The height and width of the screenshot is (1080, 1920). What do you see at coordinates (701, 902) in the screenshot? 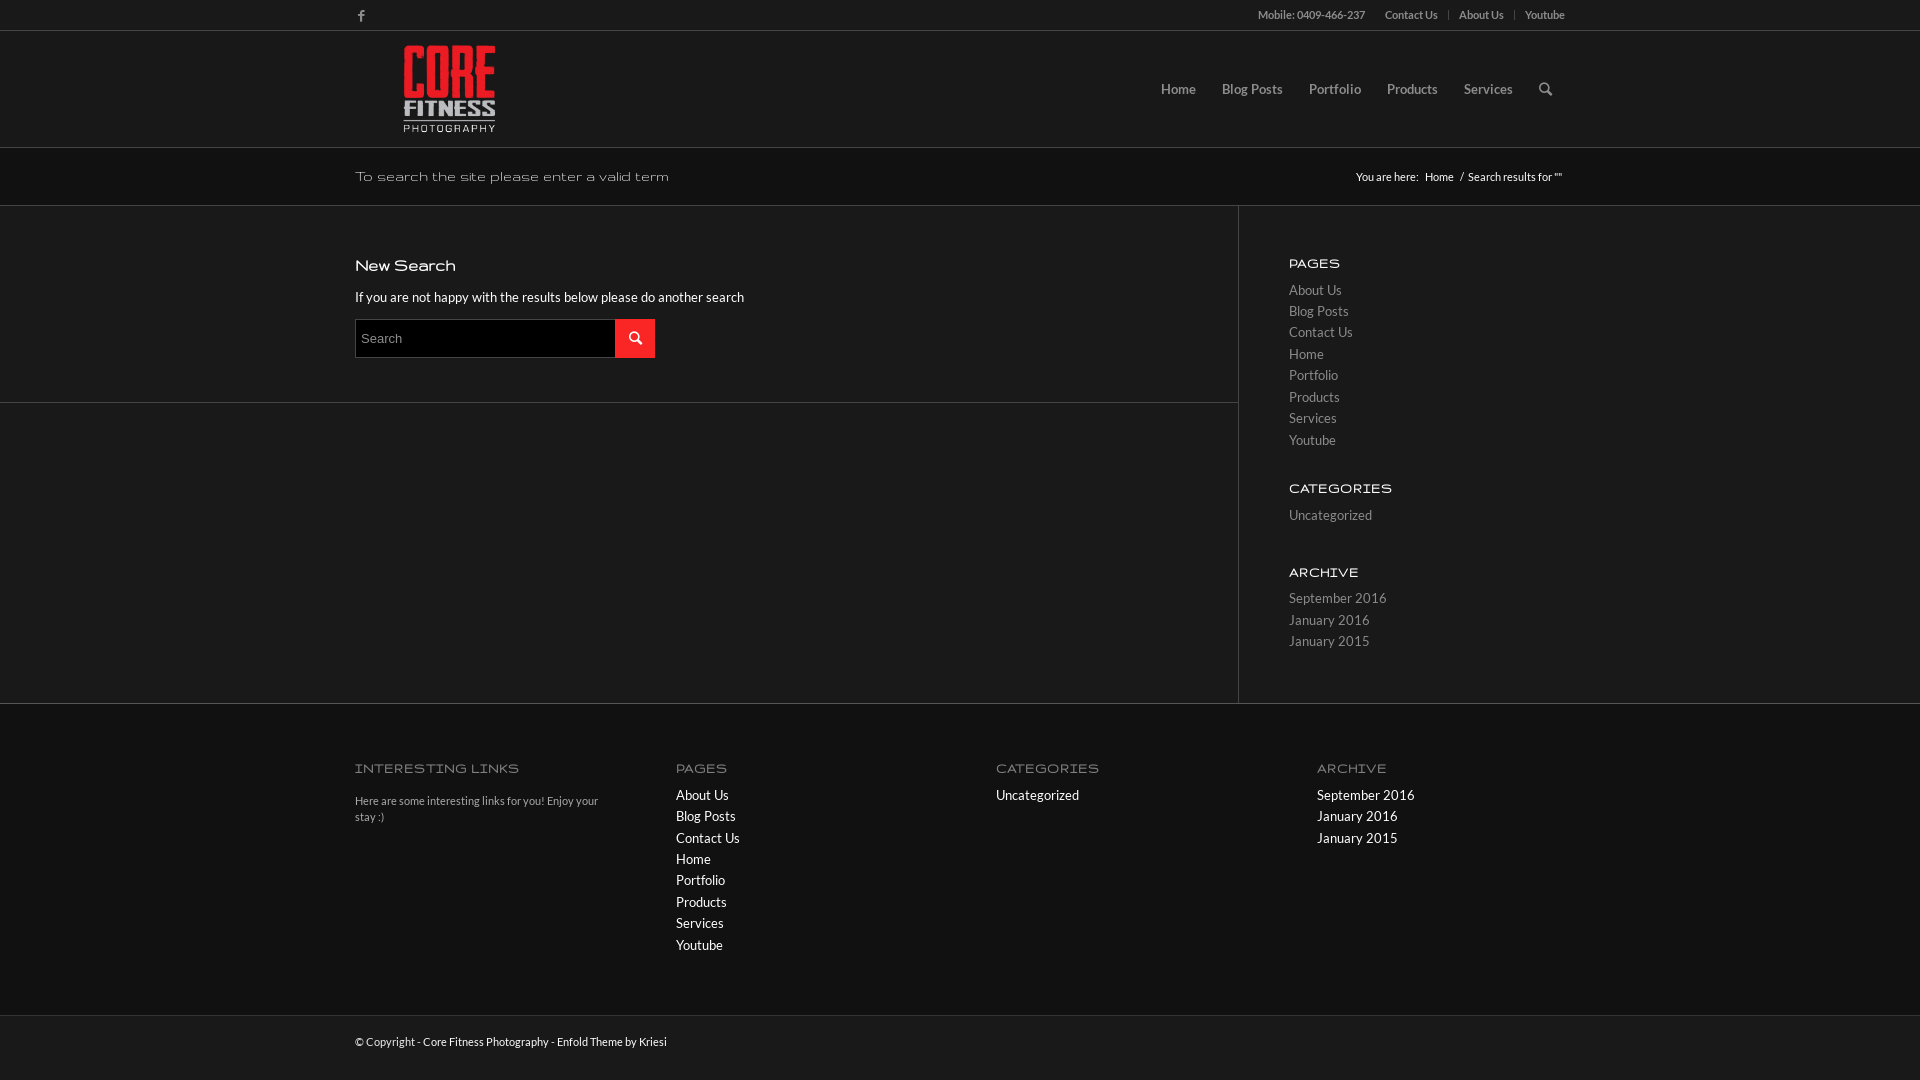
I see `'Products'` at bounding box center [701, 902].